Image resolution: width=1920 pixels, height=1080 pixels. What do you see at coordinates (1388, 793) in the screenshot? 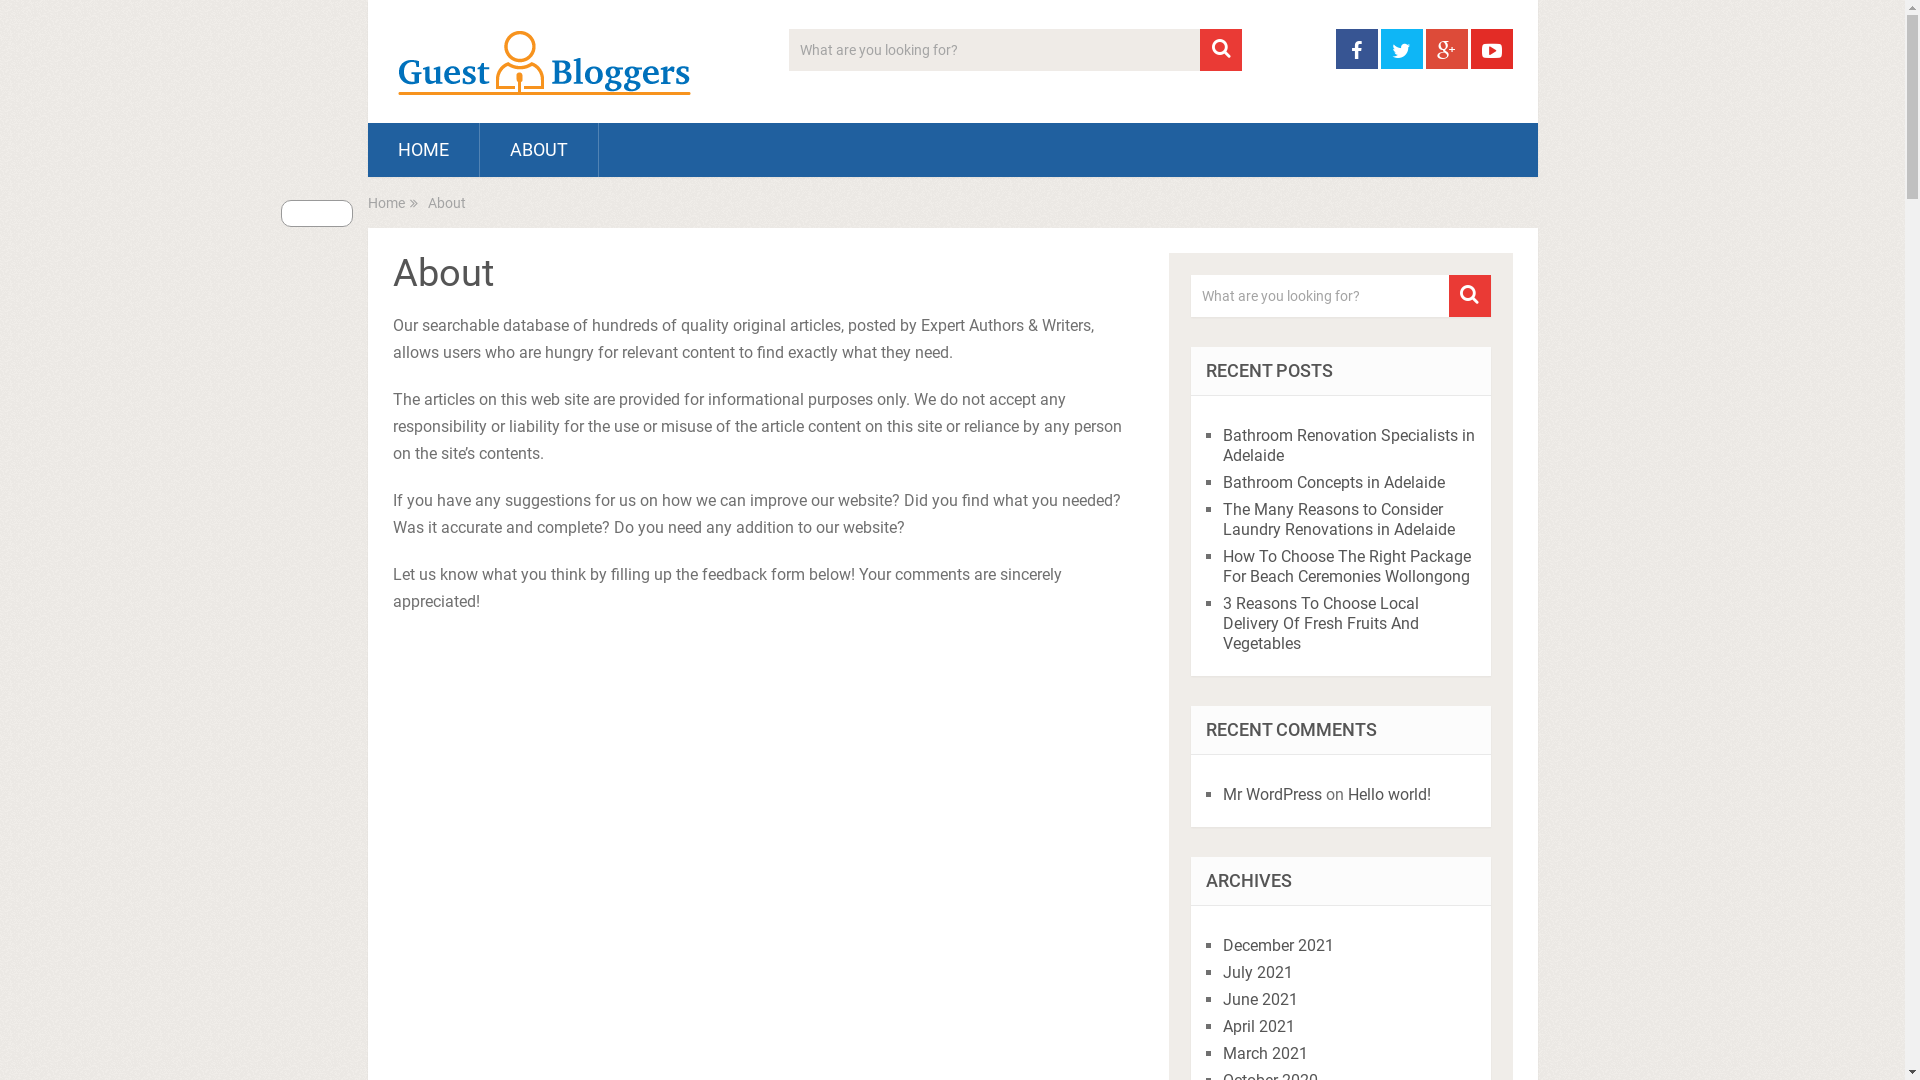
I see `'Hello world!'` at bounding box center [1388, 793].